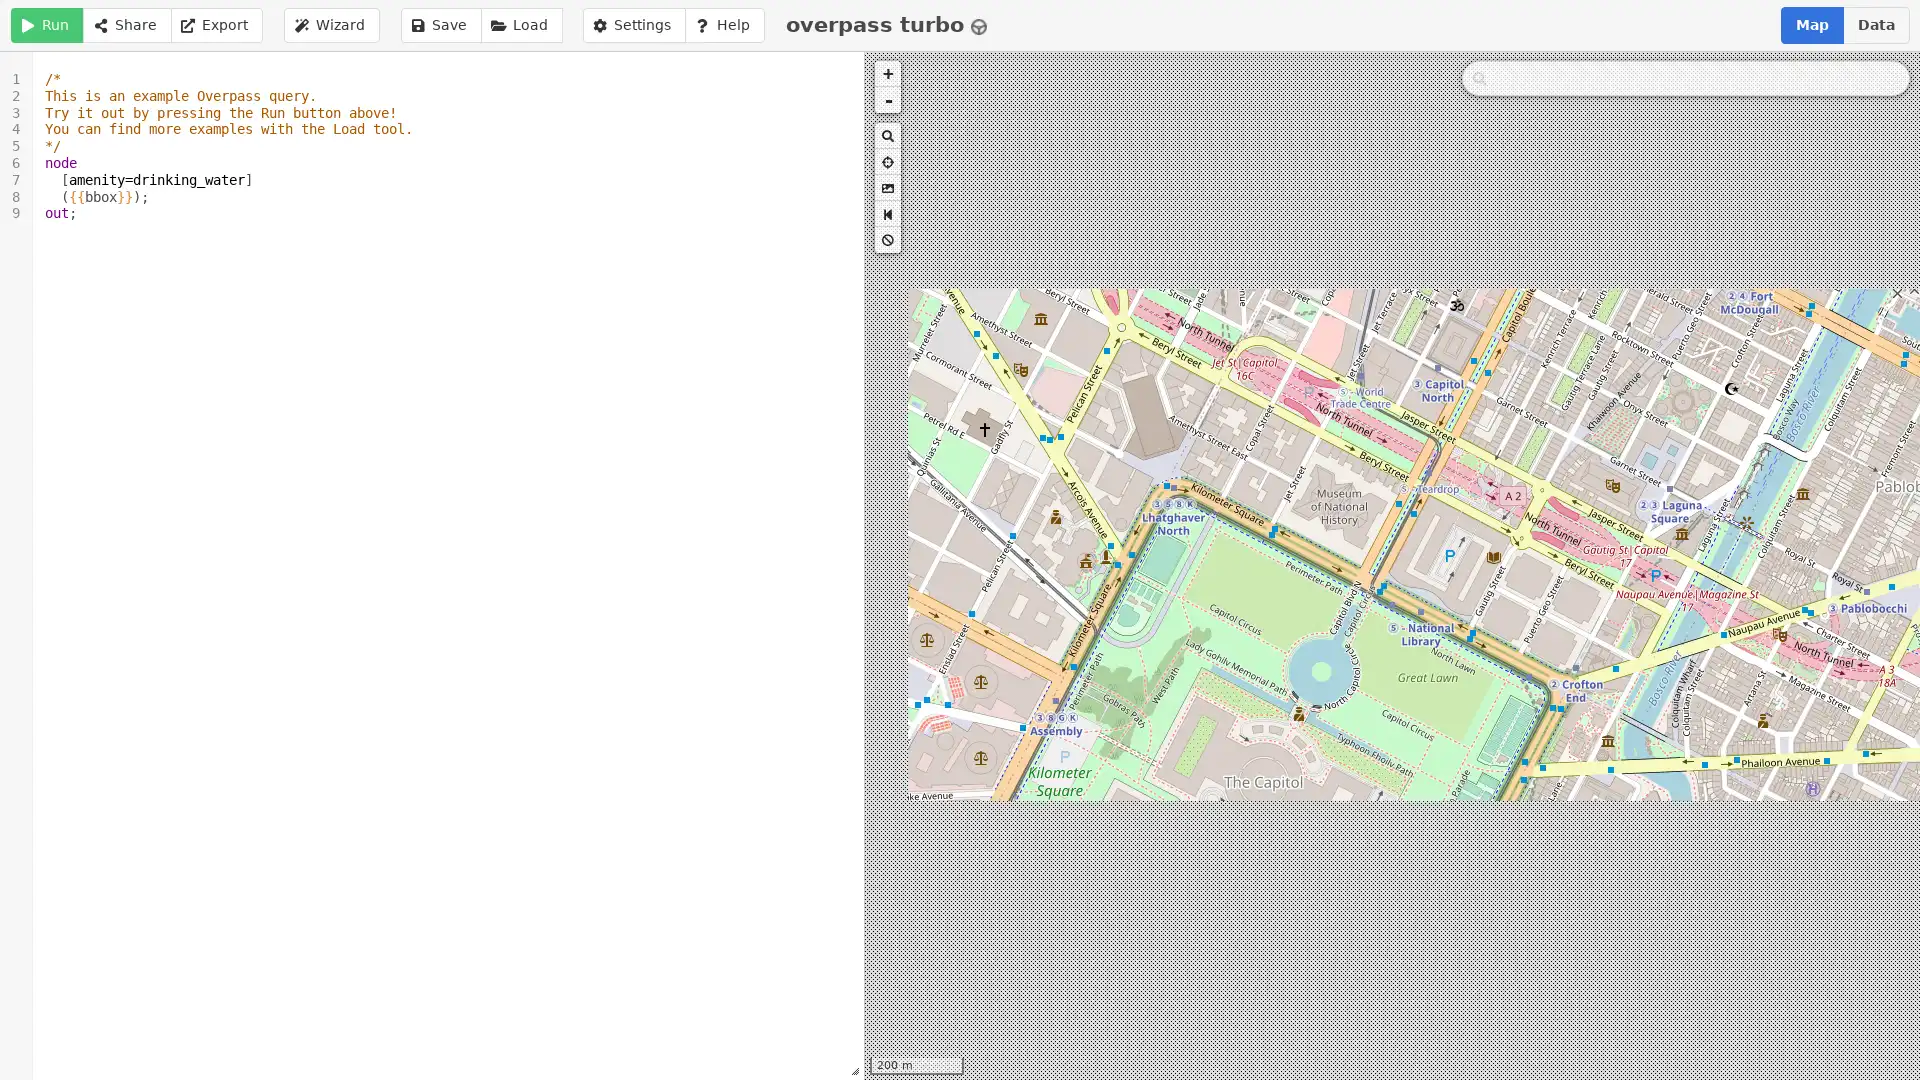 Image resolution: width=1920 pixels, height=1080 pixels. Describe the element at coordinates (47, 25) in the screenshot. I see `Run` at that location.